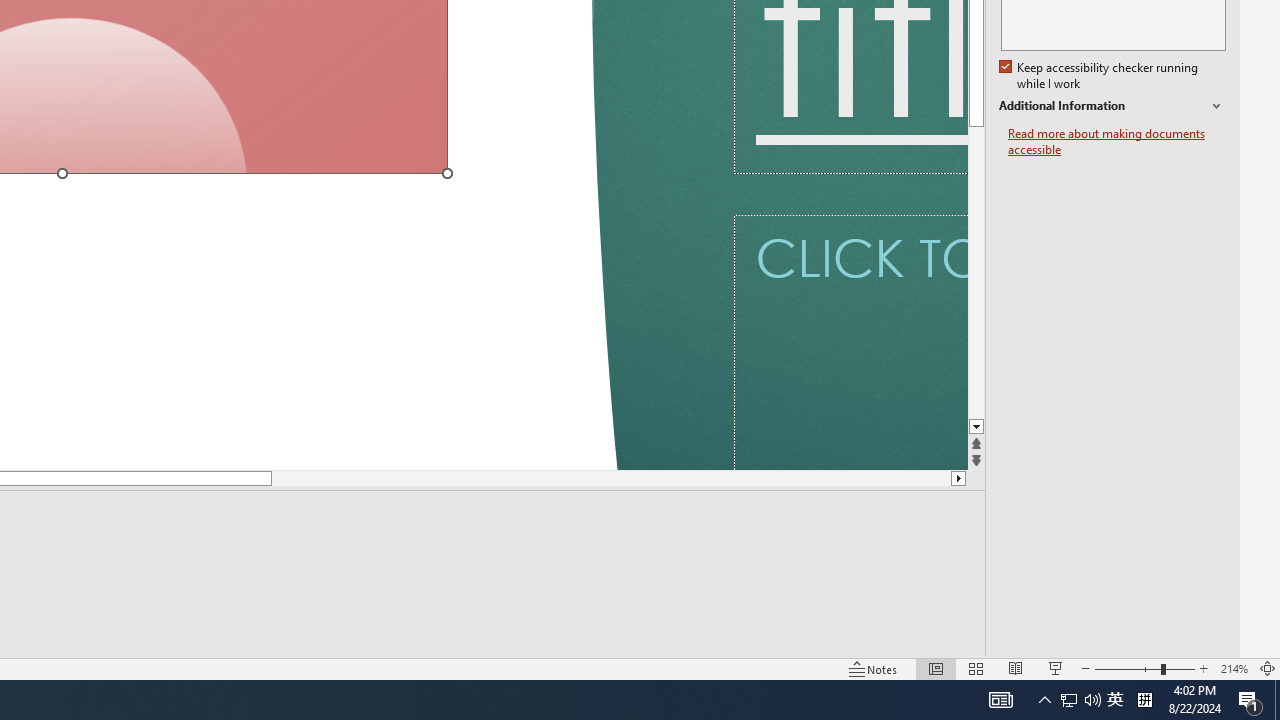  Describe the element at coordinates (1266, 669) in the screenshot. I see `'Zoom to Fit '` at that location.